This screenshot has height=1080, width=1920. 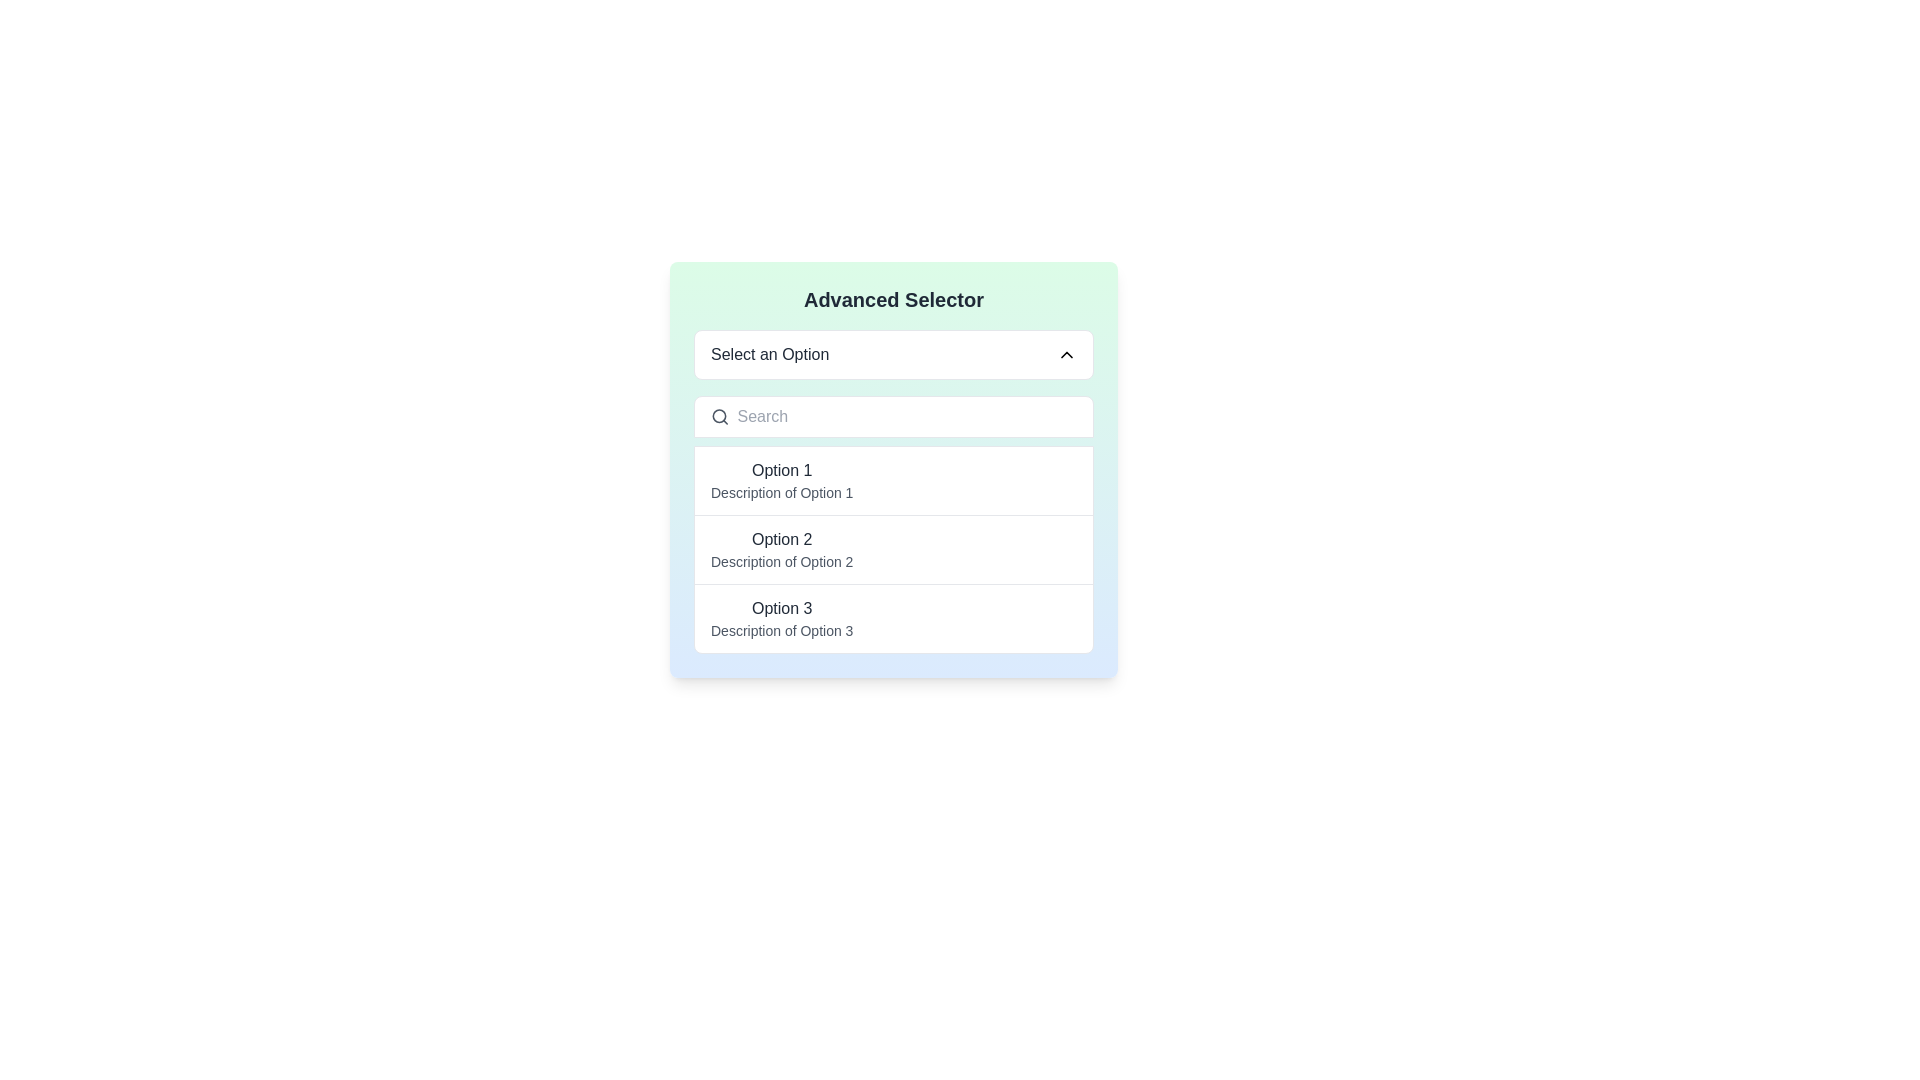 I want to click on the first selectable option 'Option 1' in the dropdown list under the heading 'Advanced Selector', so click(x=781, y=481).